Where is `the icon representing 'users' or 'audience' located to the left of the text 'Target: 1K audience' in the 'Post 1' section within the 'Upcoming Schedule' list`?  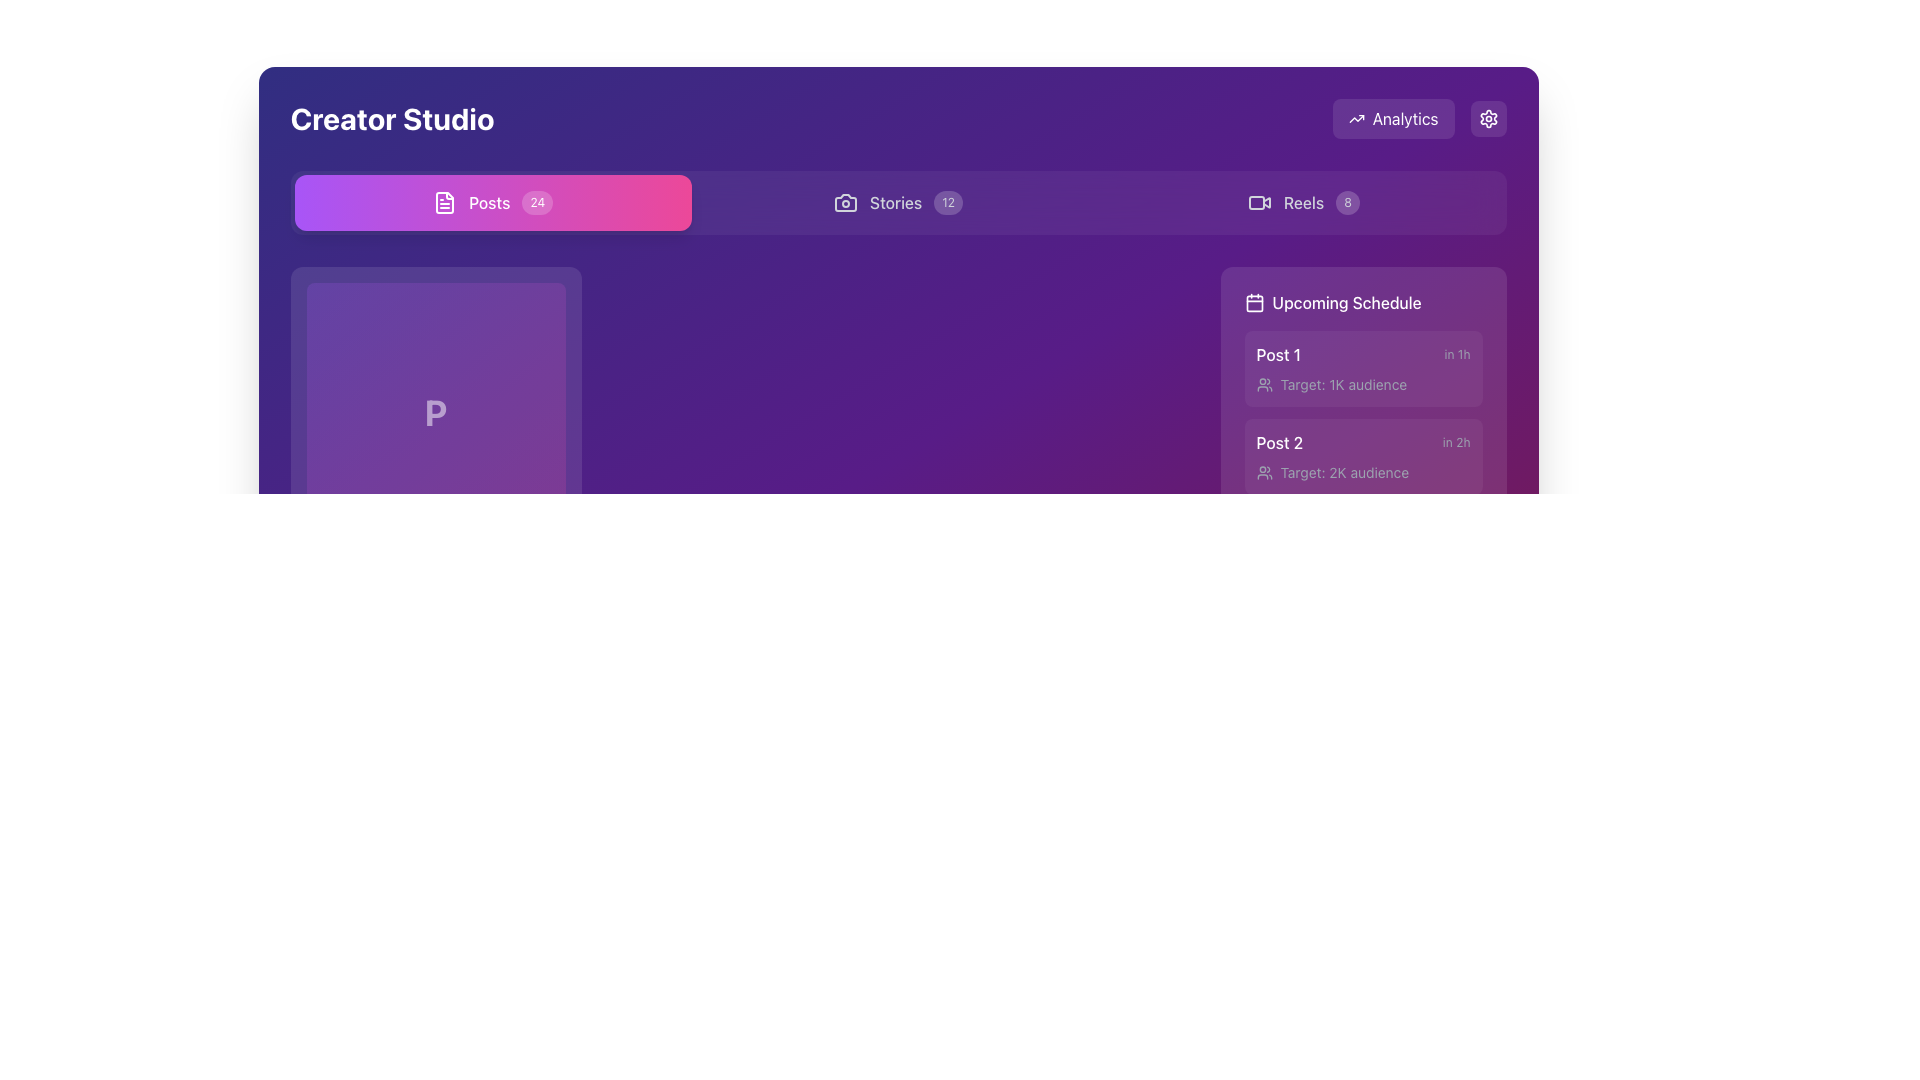 the icon representing 'users' or 'audience' located to the left of the text 'Target: 1K audience' in the 'Post 1' section within the 'Upcoming Schedule' list is located at coordinates (1263, 385).